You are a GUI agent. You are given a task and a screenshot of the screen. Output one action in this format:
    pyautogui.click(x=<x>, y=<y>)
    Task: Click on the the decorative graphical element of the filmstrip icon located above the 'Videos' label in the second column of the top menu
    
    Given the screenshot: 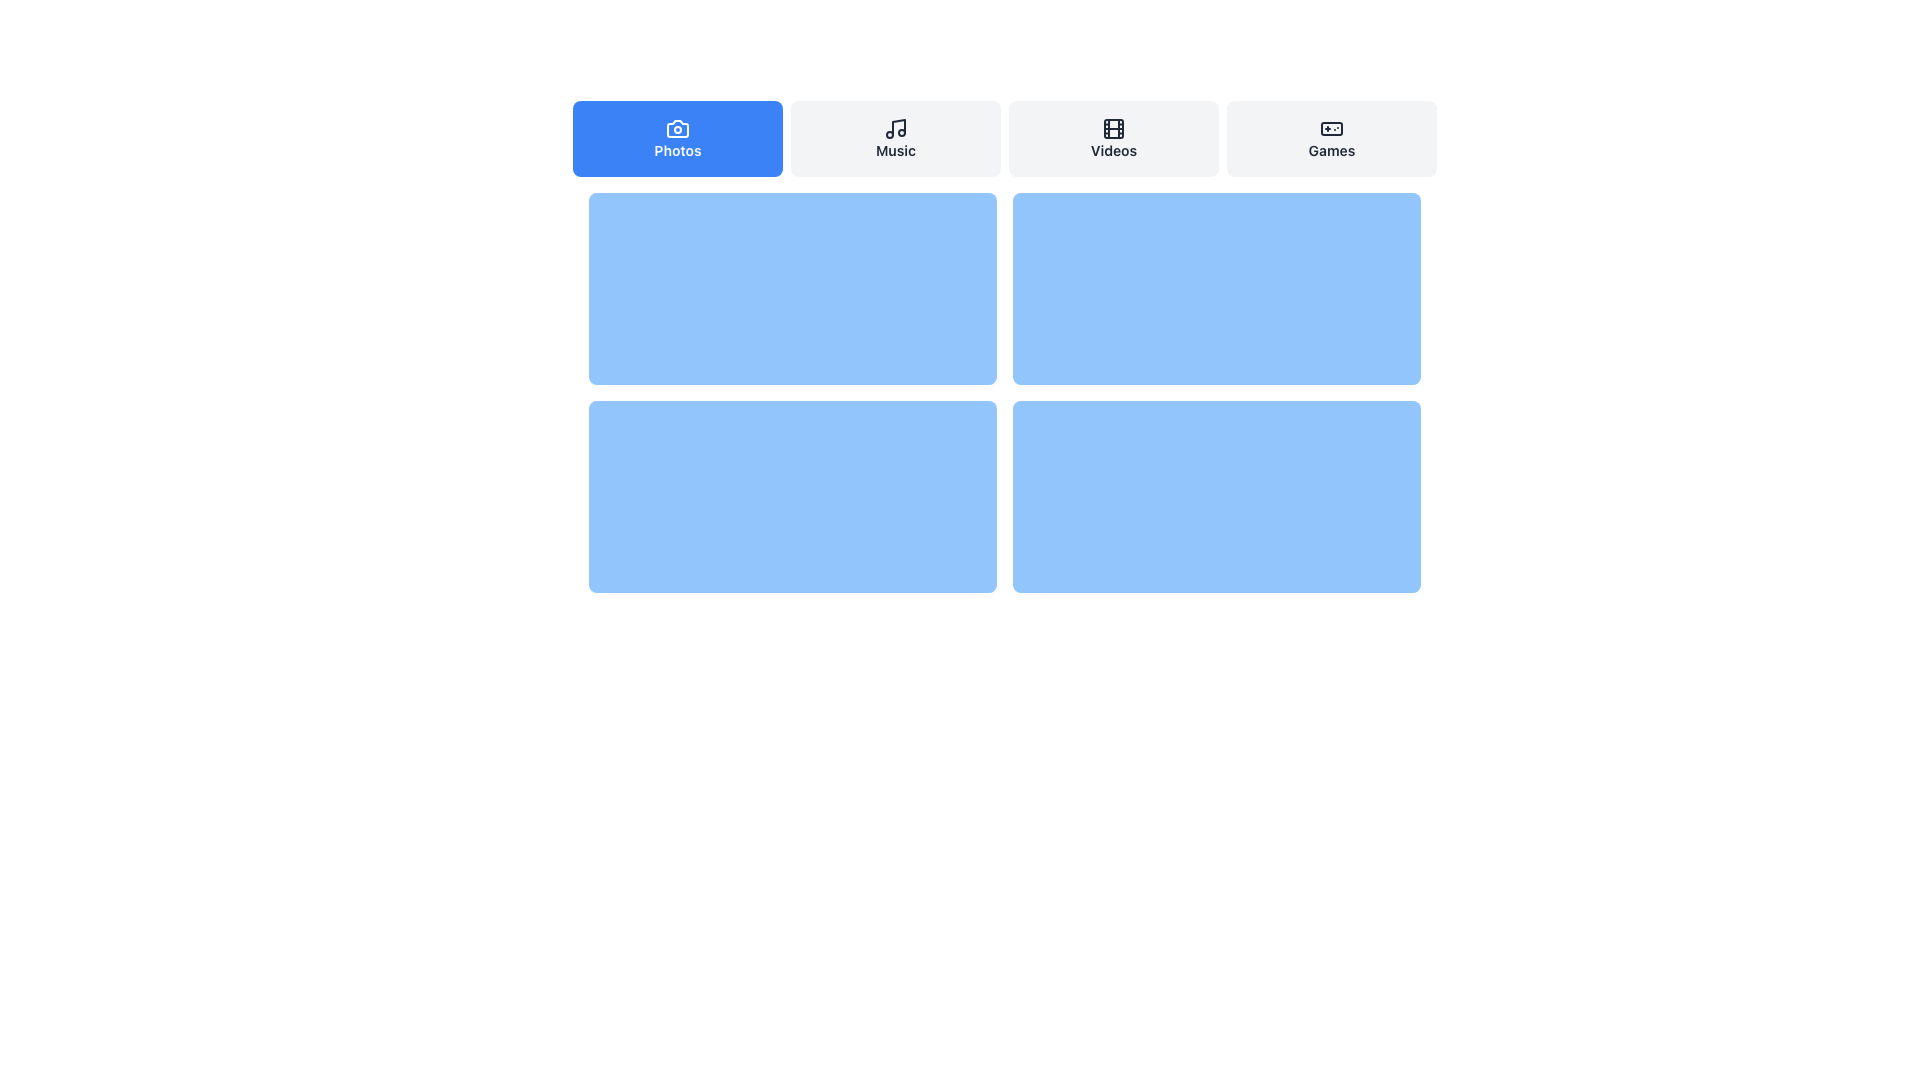 What is the action you would take?
    pyautogui.click(x=1112, y=128)
    